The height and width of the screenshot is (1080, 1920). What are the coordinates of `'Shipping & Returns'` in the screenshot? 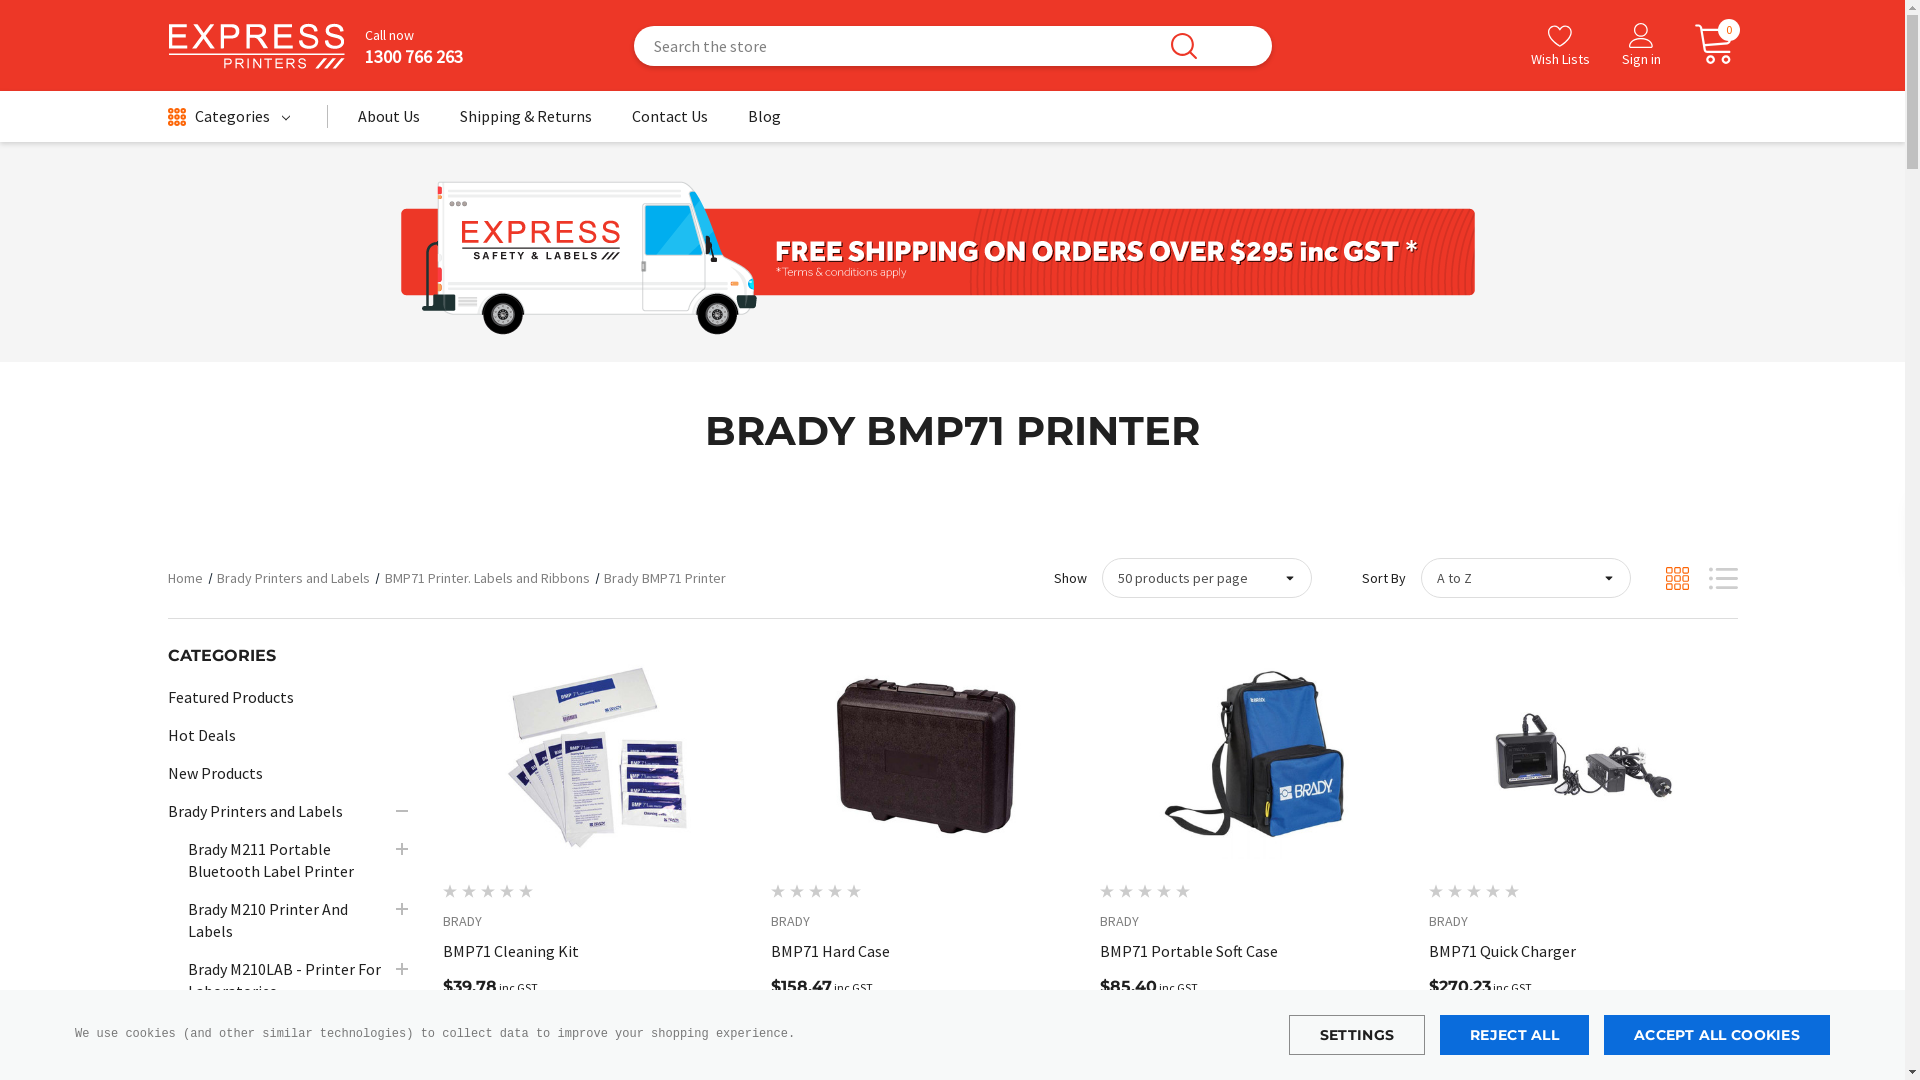 It's located at (526, 121).